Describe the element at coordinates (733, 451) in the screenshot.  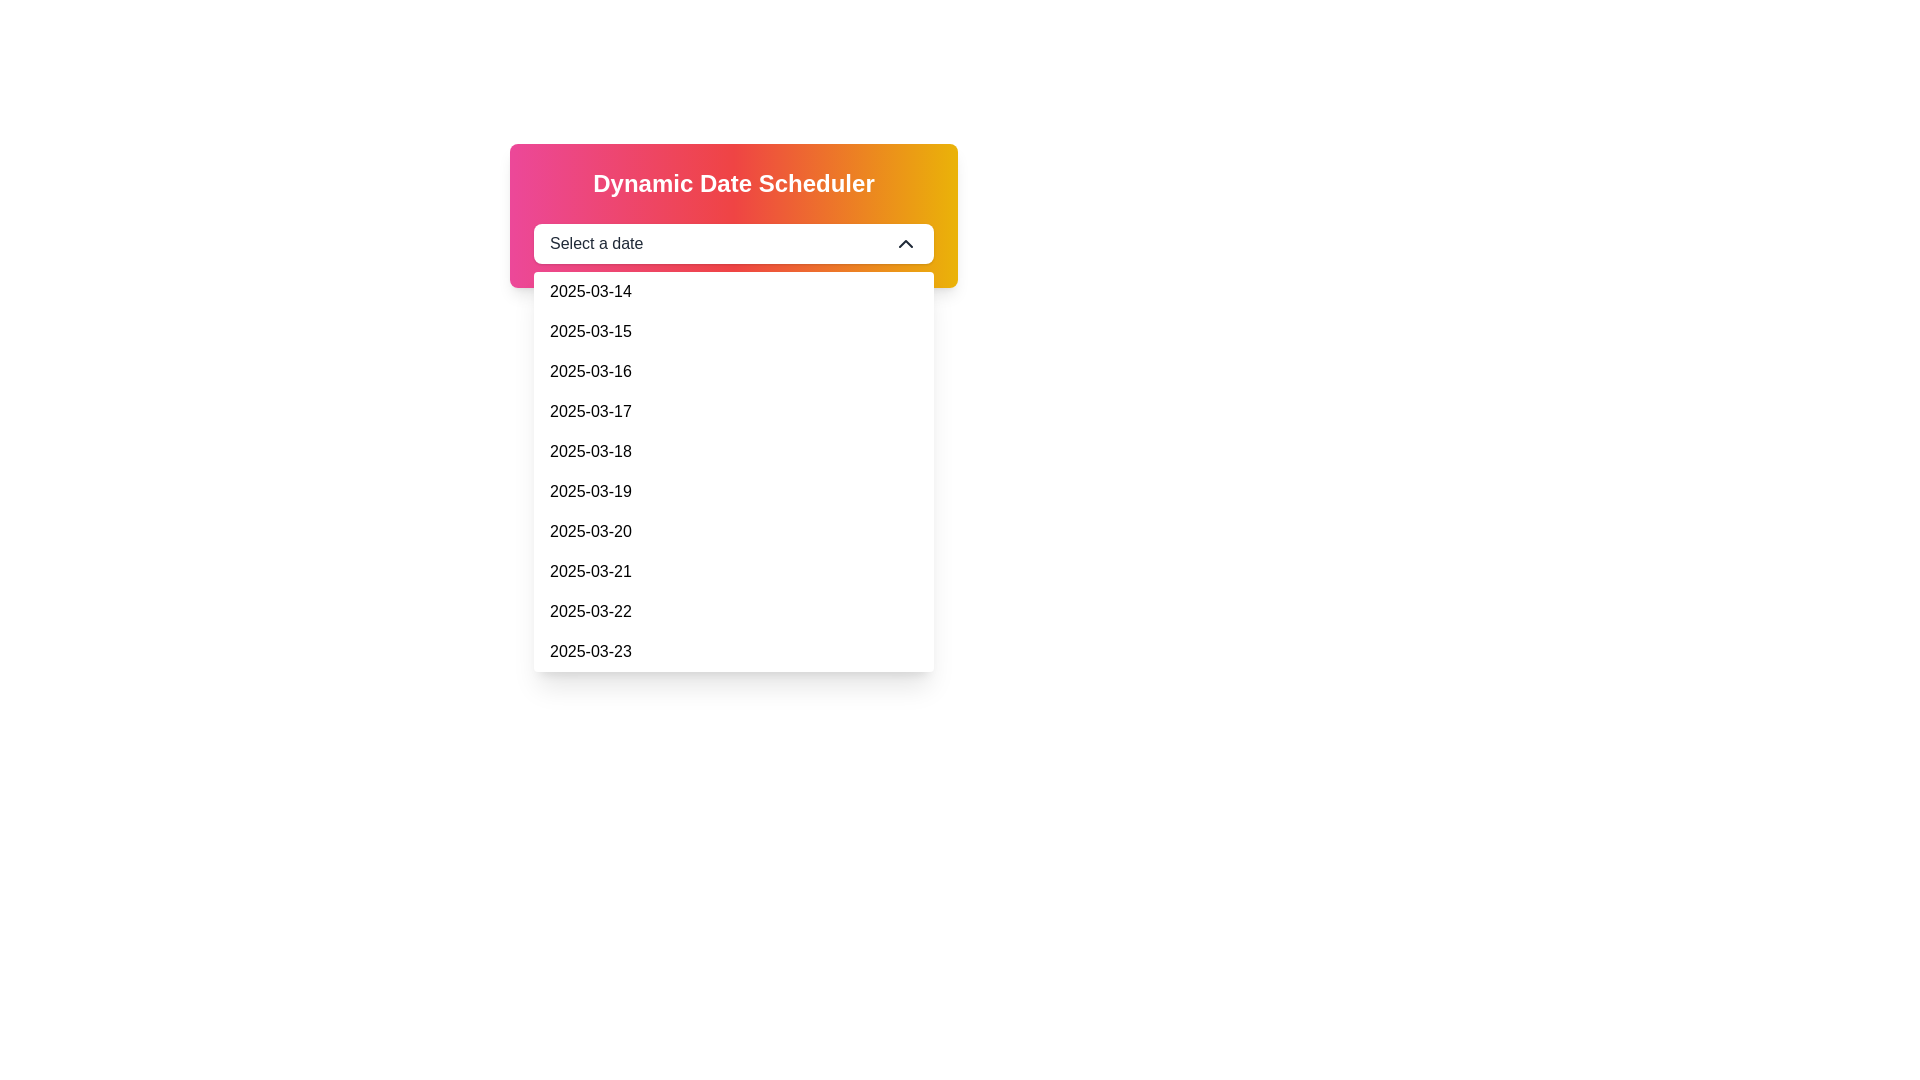
I see `the date item '2025-03-18' in the dropdown menu` at that location.